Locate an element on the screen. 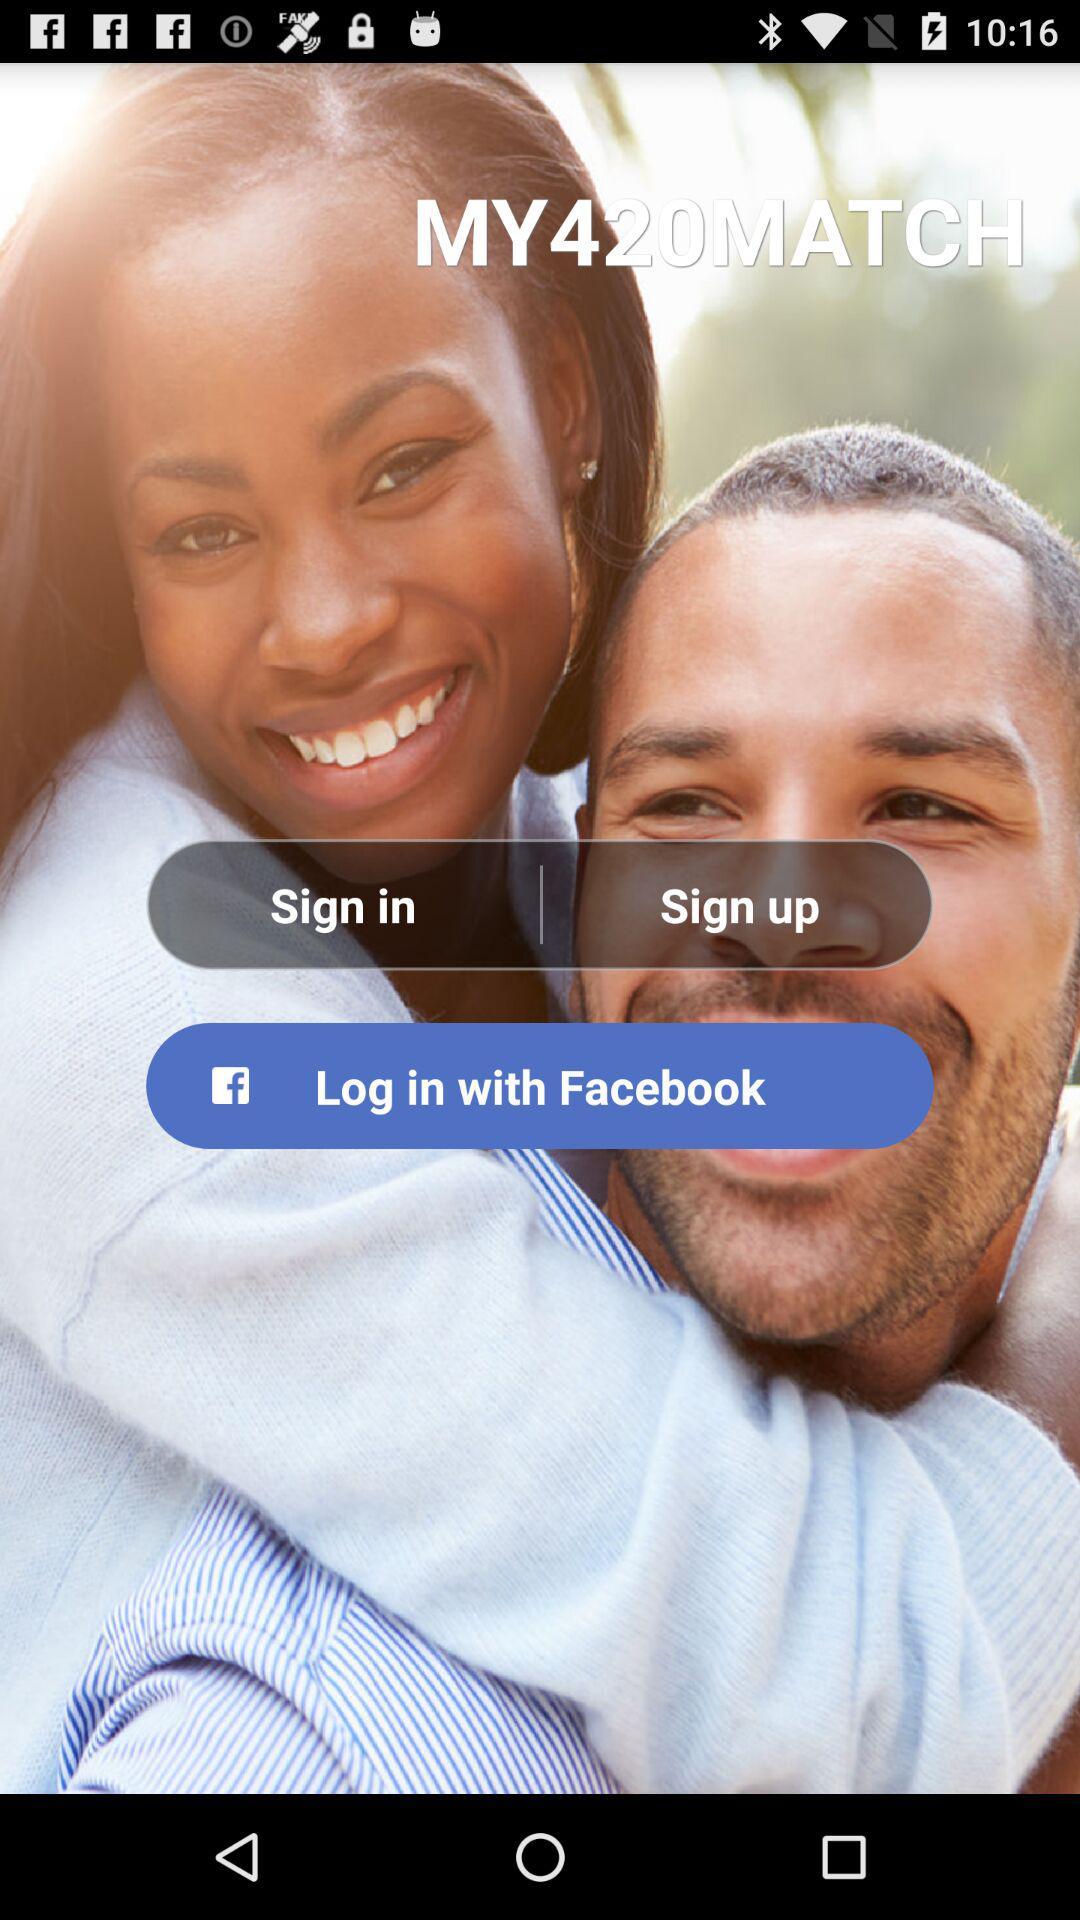 The width and height of the screenshot is (1080, 1920). the item on the left is located at coordinates (342, 903).